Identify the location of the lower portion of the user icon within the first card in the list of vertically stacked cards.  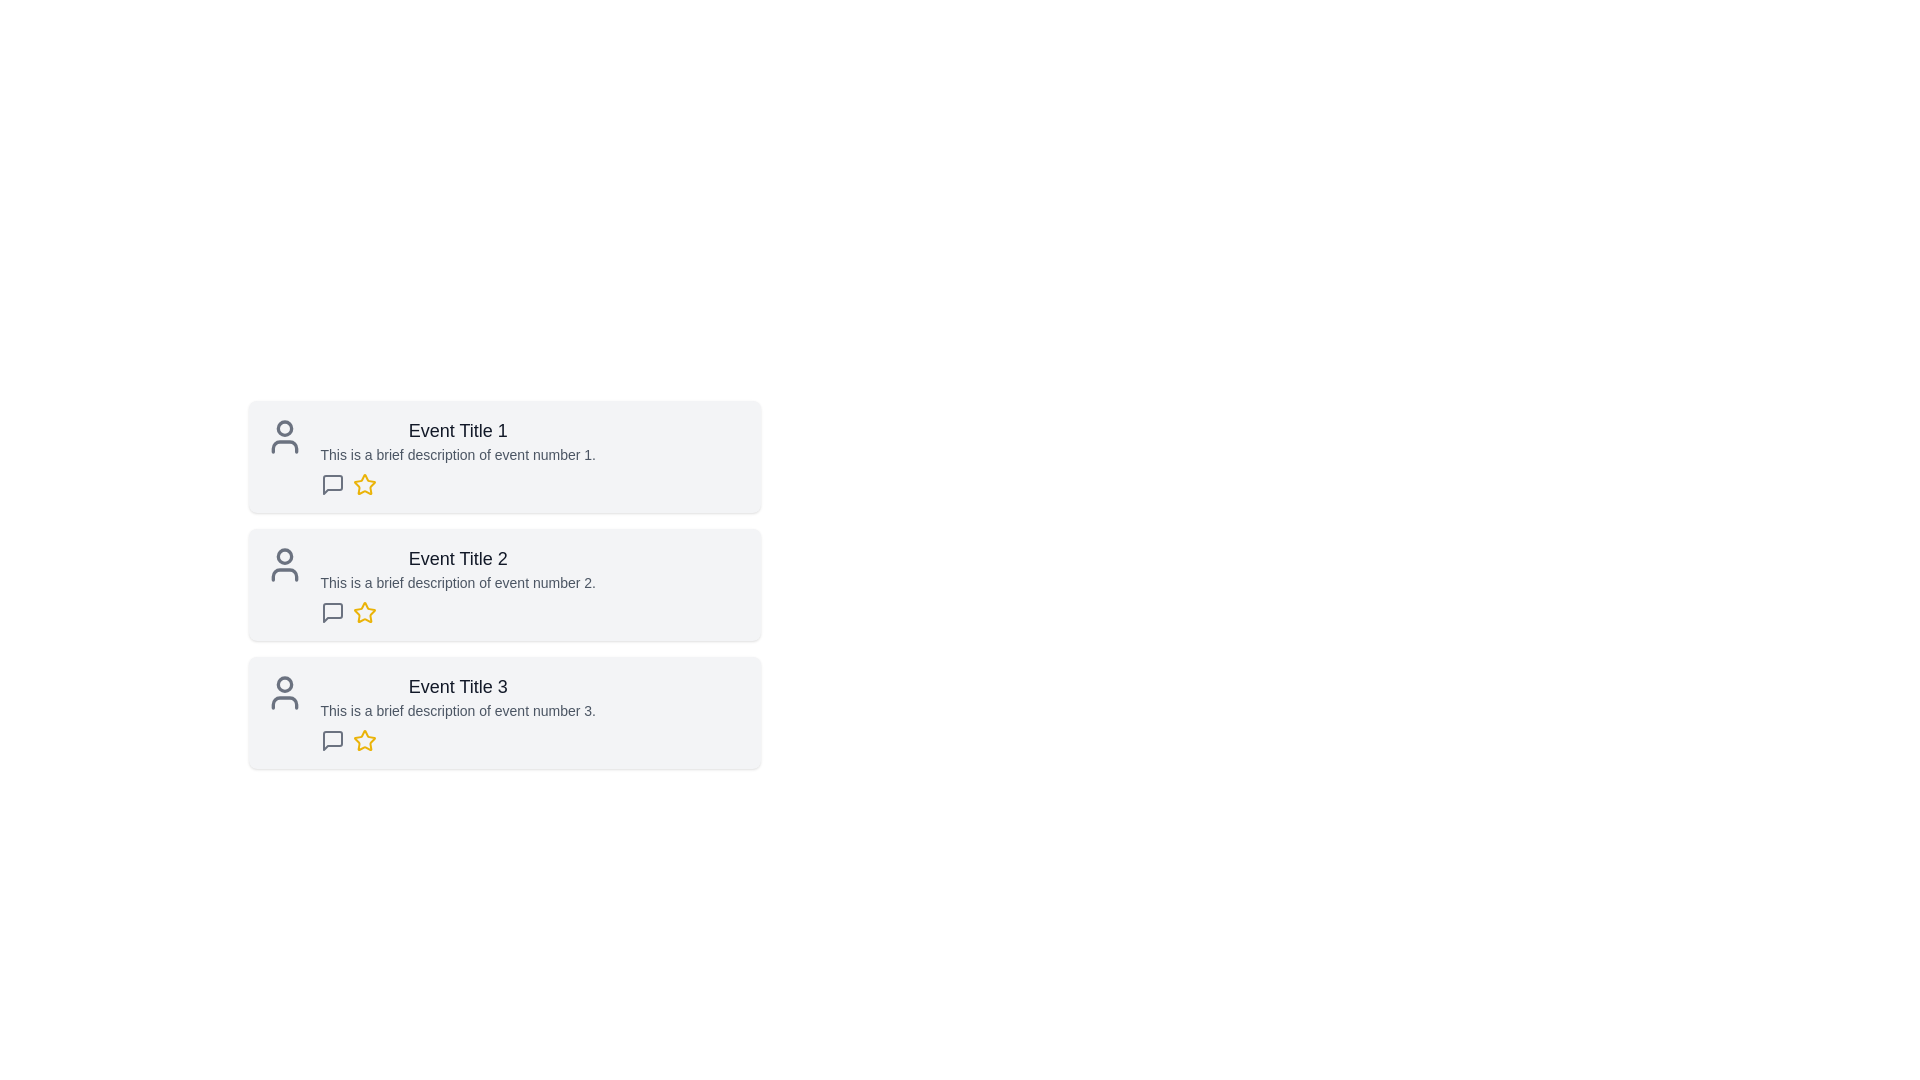
(283, 446).